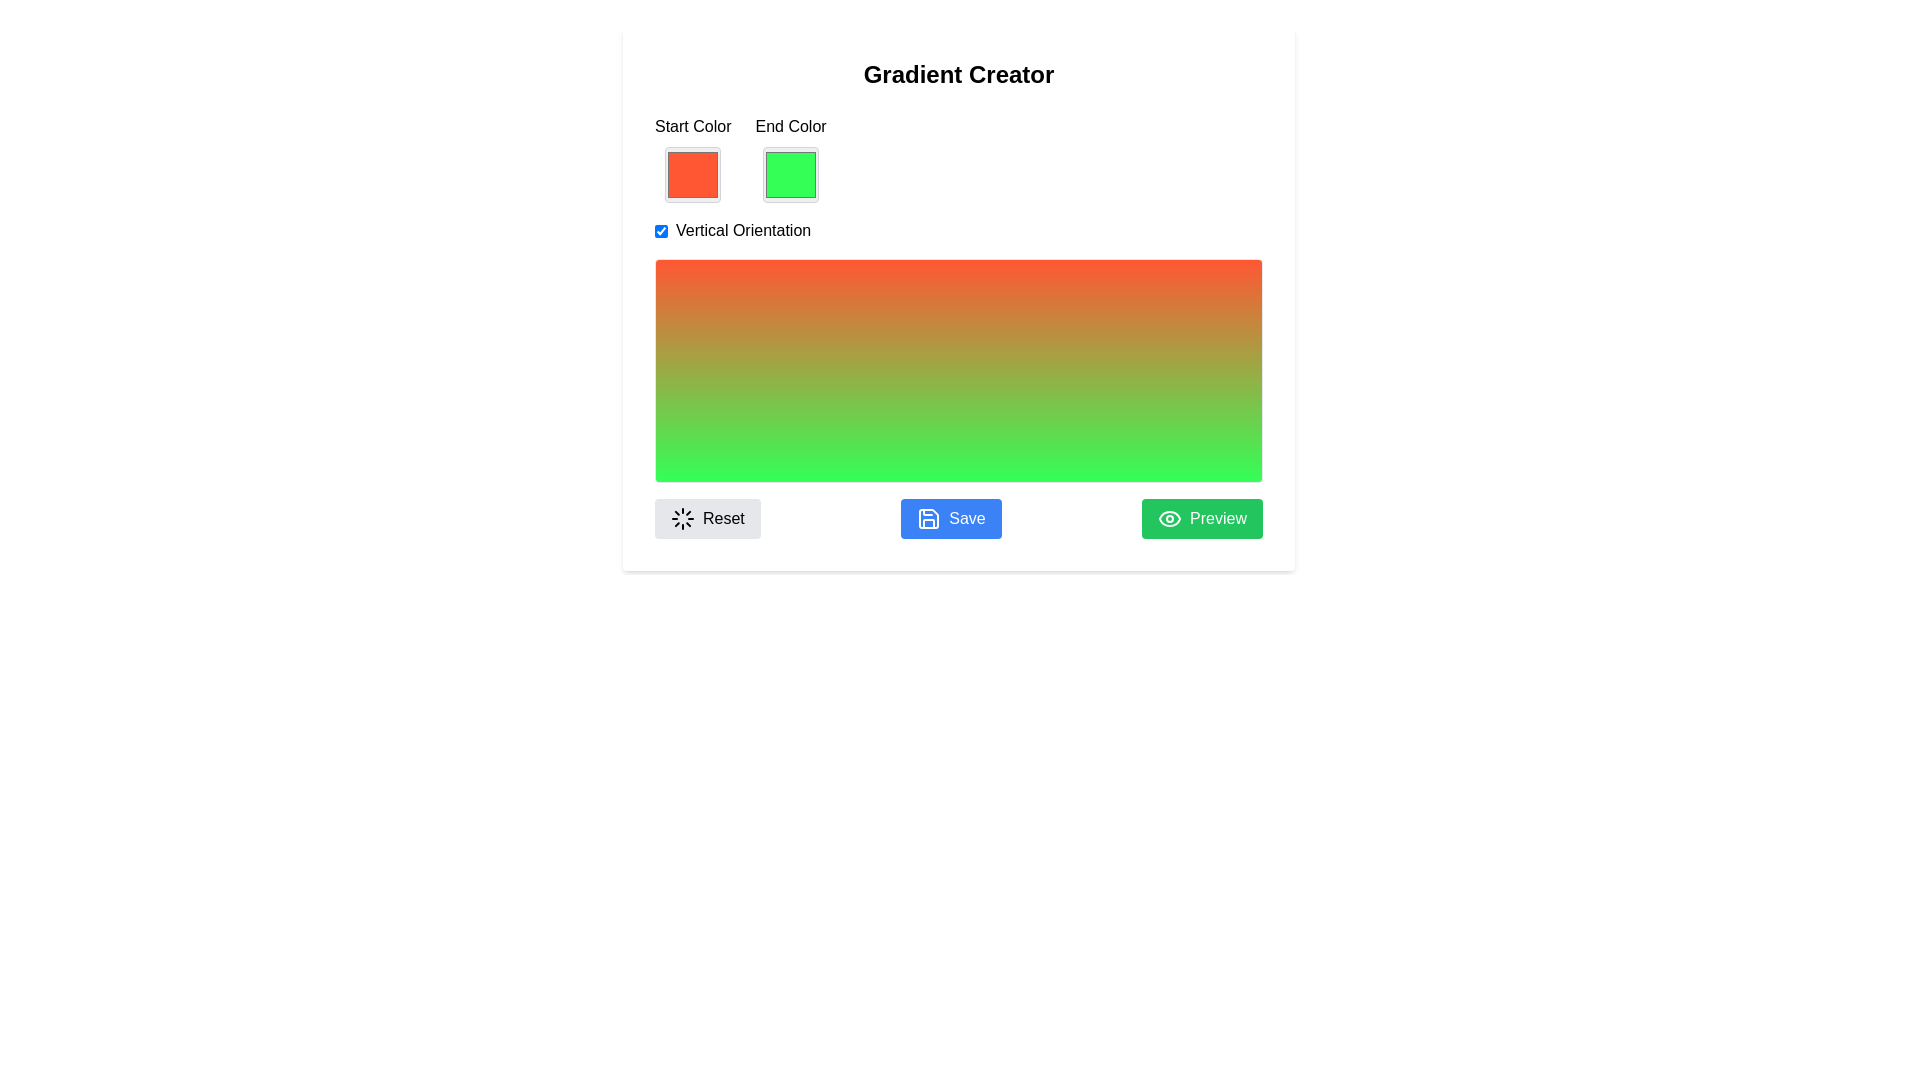 The width and height of the screenshot is (1920, 1080). What do you see at coordinates (928, 518) in the screenshot?
I see `the 'Save' button which contains the floppy disk icon on its left side, positioned between the 'Reset' and 'Preview' labels` at bounding box center [928, 518].